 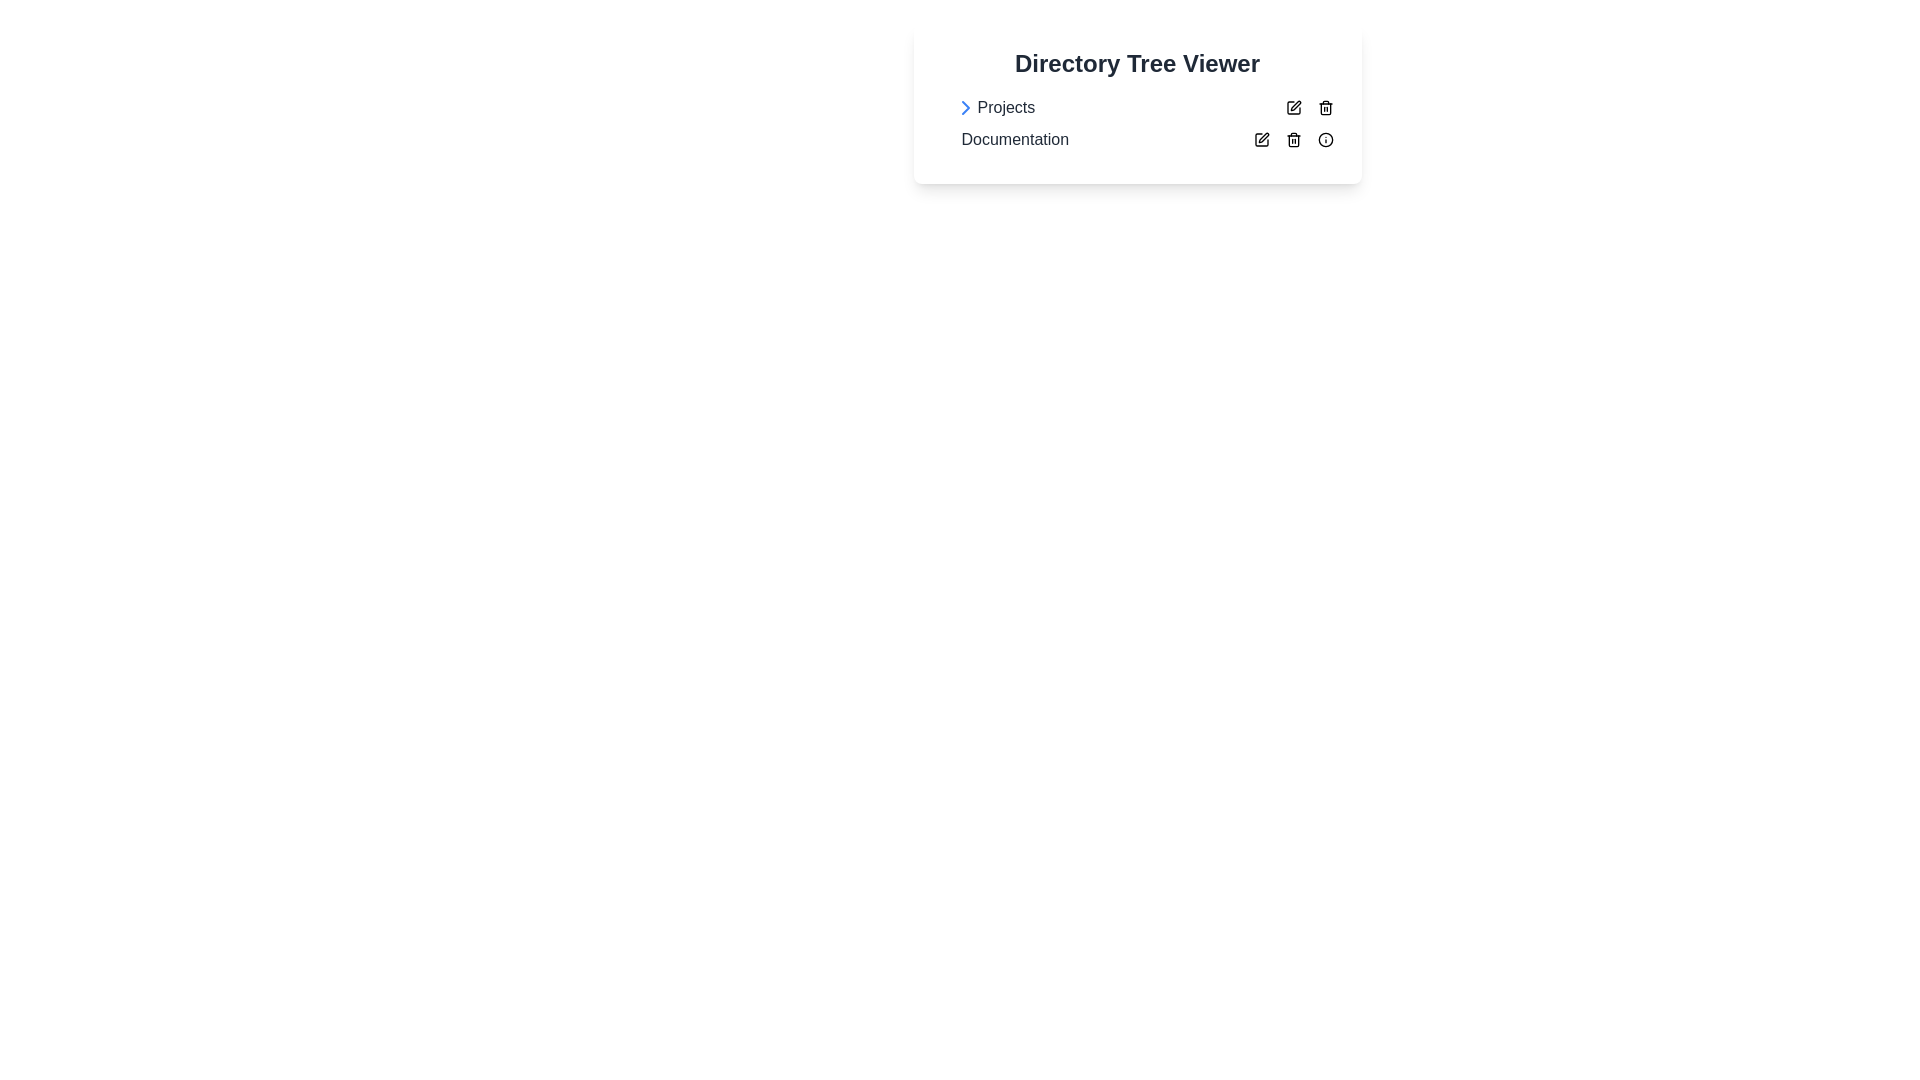 I want to click on the small blue rightward arrow icon located to the left of the 'Projects' text label, so click(x=965, y=108).